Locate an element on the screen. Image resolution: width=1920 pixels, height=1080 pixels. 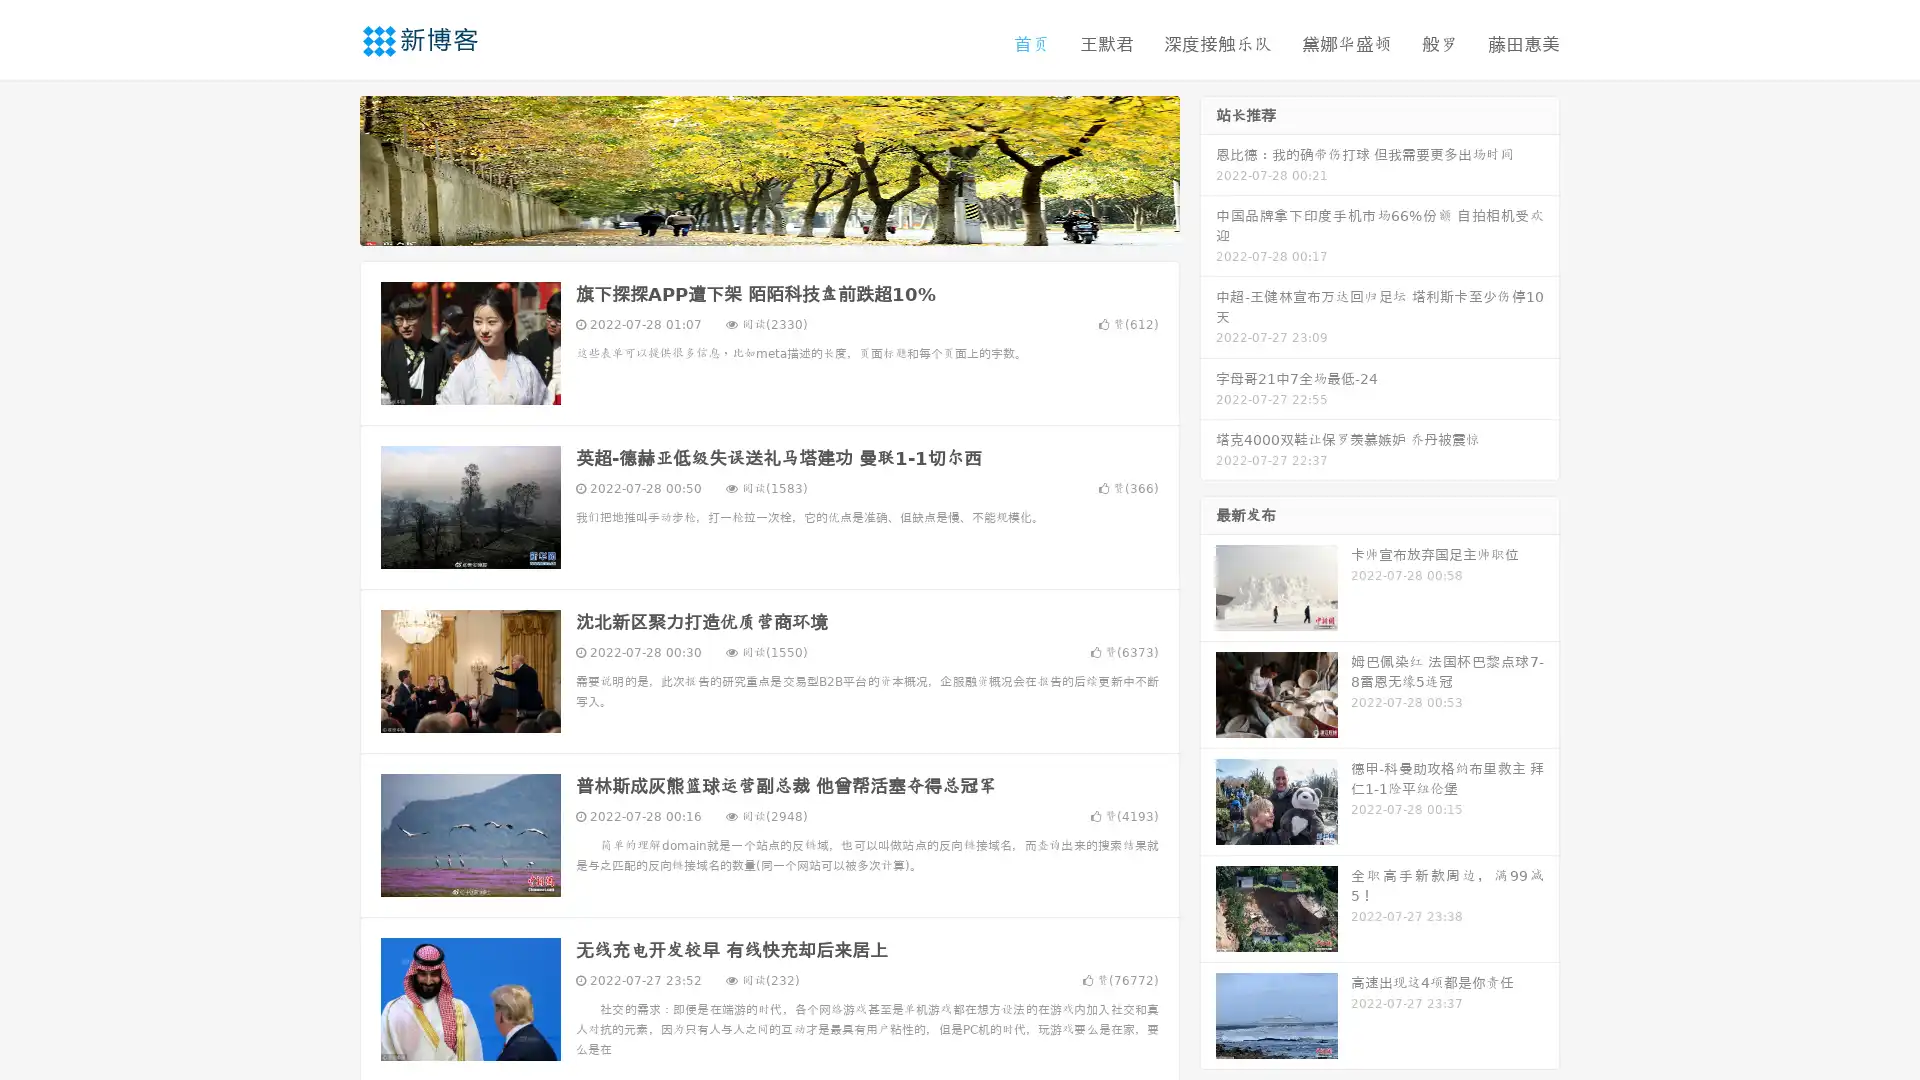
Previous slide is located at coordinates (330, 168).